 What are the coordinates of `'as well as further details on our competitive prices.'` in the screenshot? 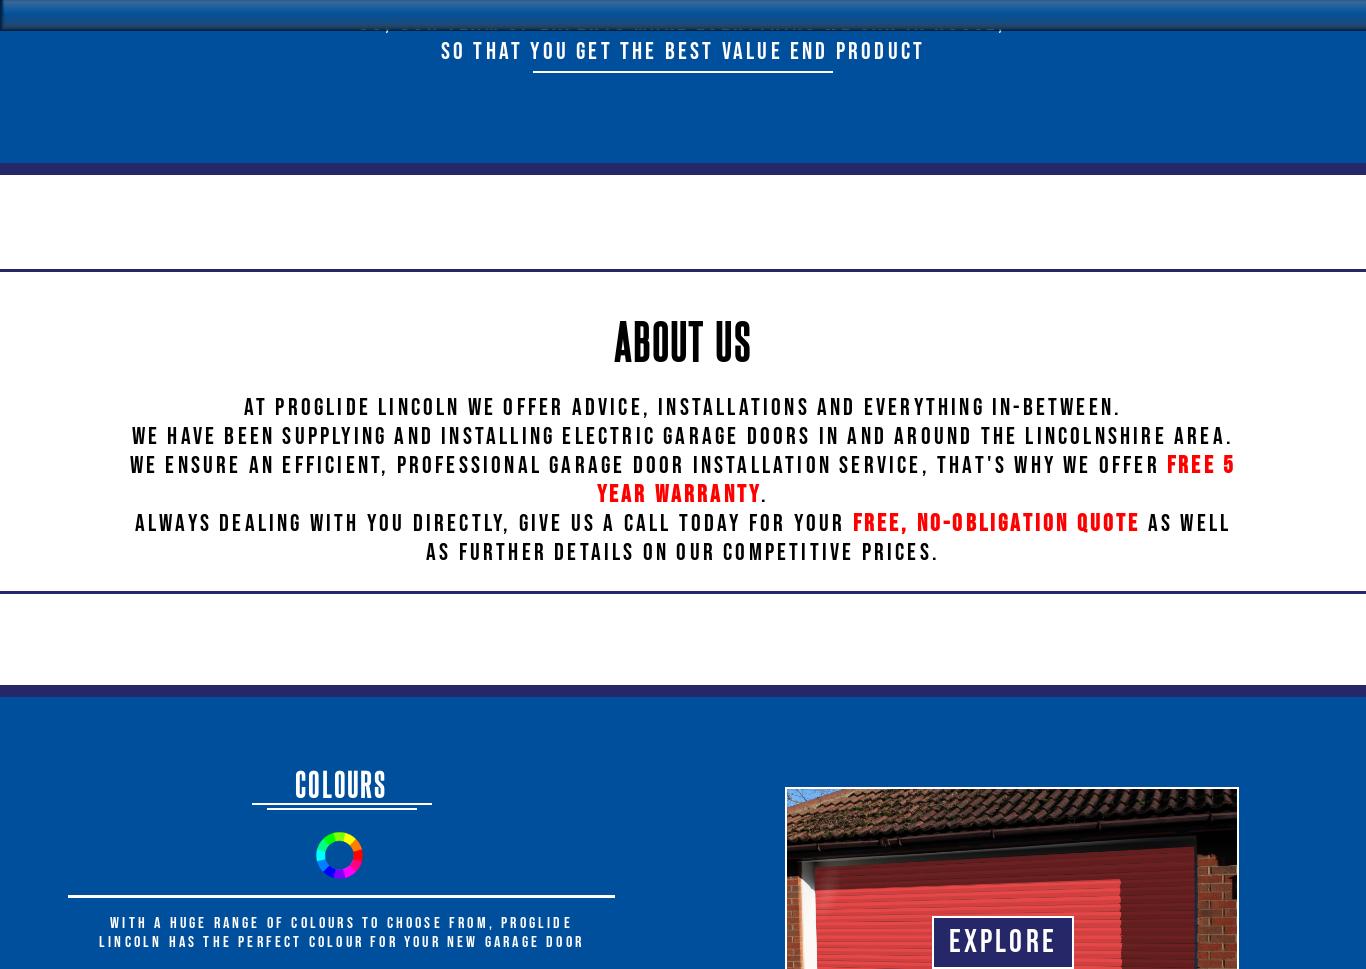 It's located at (423, 537).